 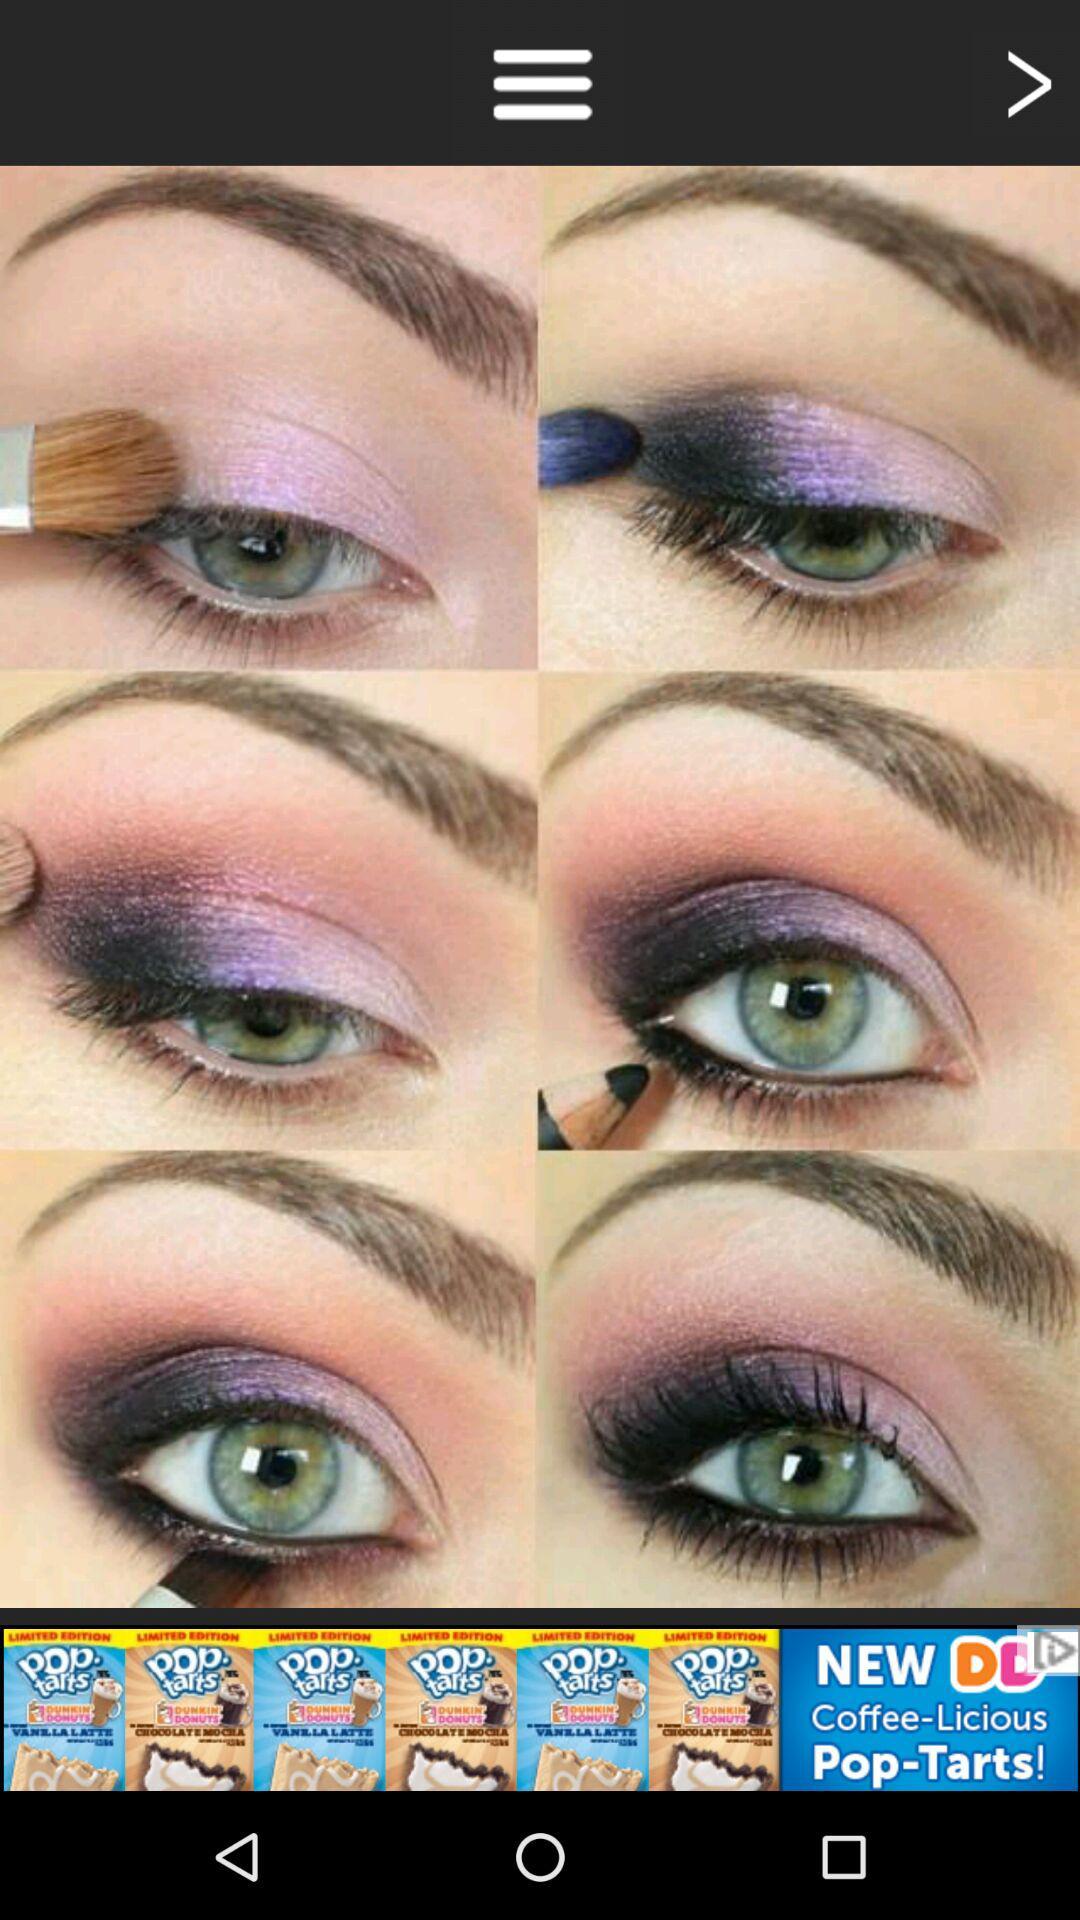 What do you see at coordinates (1026, 81) in the screenshot?
I see `next page` at bounding box center [1026, 81].